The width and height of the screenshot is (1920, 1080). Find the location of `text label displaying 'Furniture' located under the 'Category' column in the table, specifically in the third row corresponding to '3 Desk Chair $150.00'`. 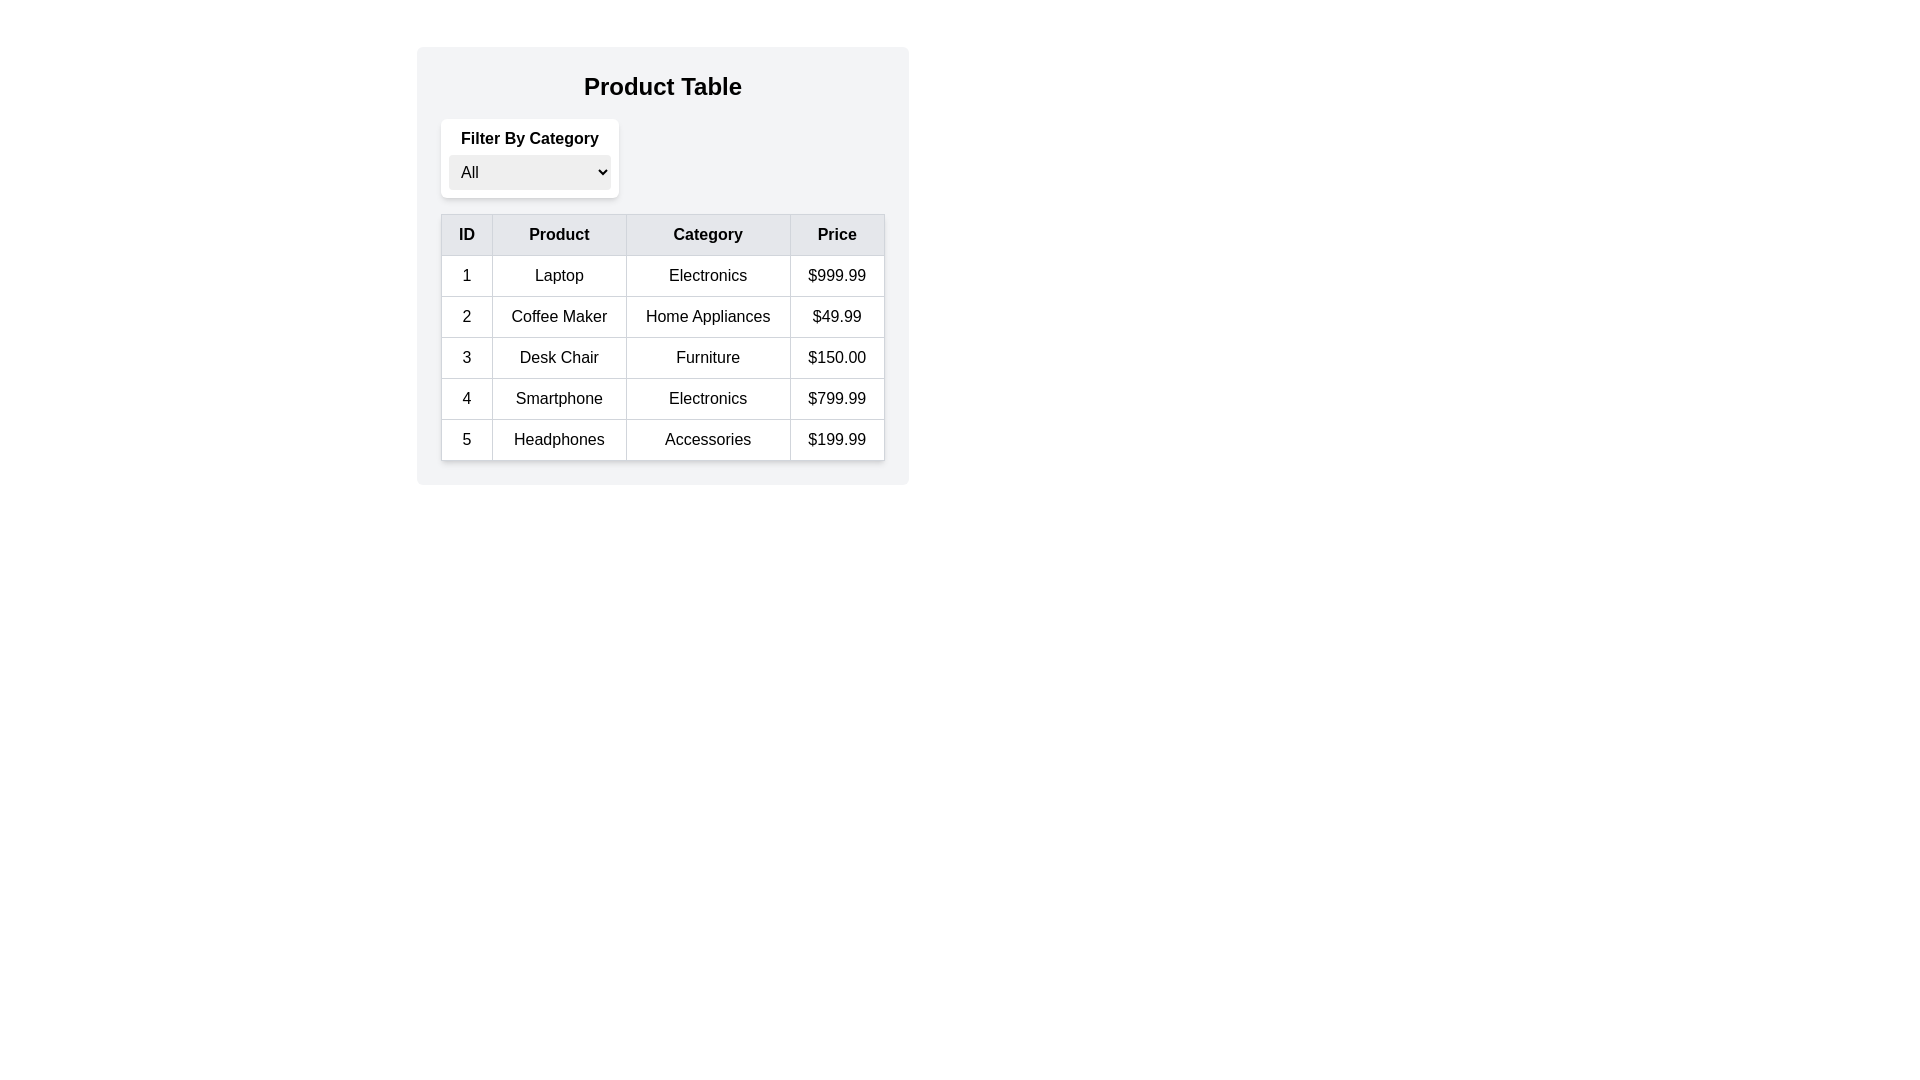

text label displaying 'Furniture' located under the 'Category' column in the table, specifically in the third row corresponding to '3 Desk Chair $150.00' is located at coordinates (708, 357).